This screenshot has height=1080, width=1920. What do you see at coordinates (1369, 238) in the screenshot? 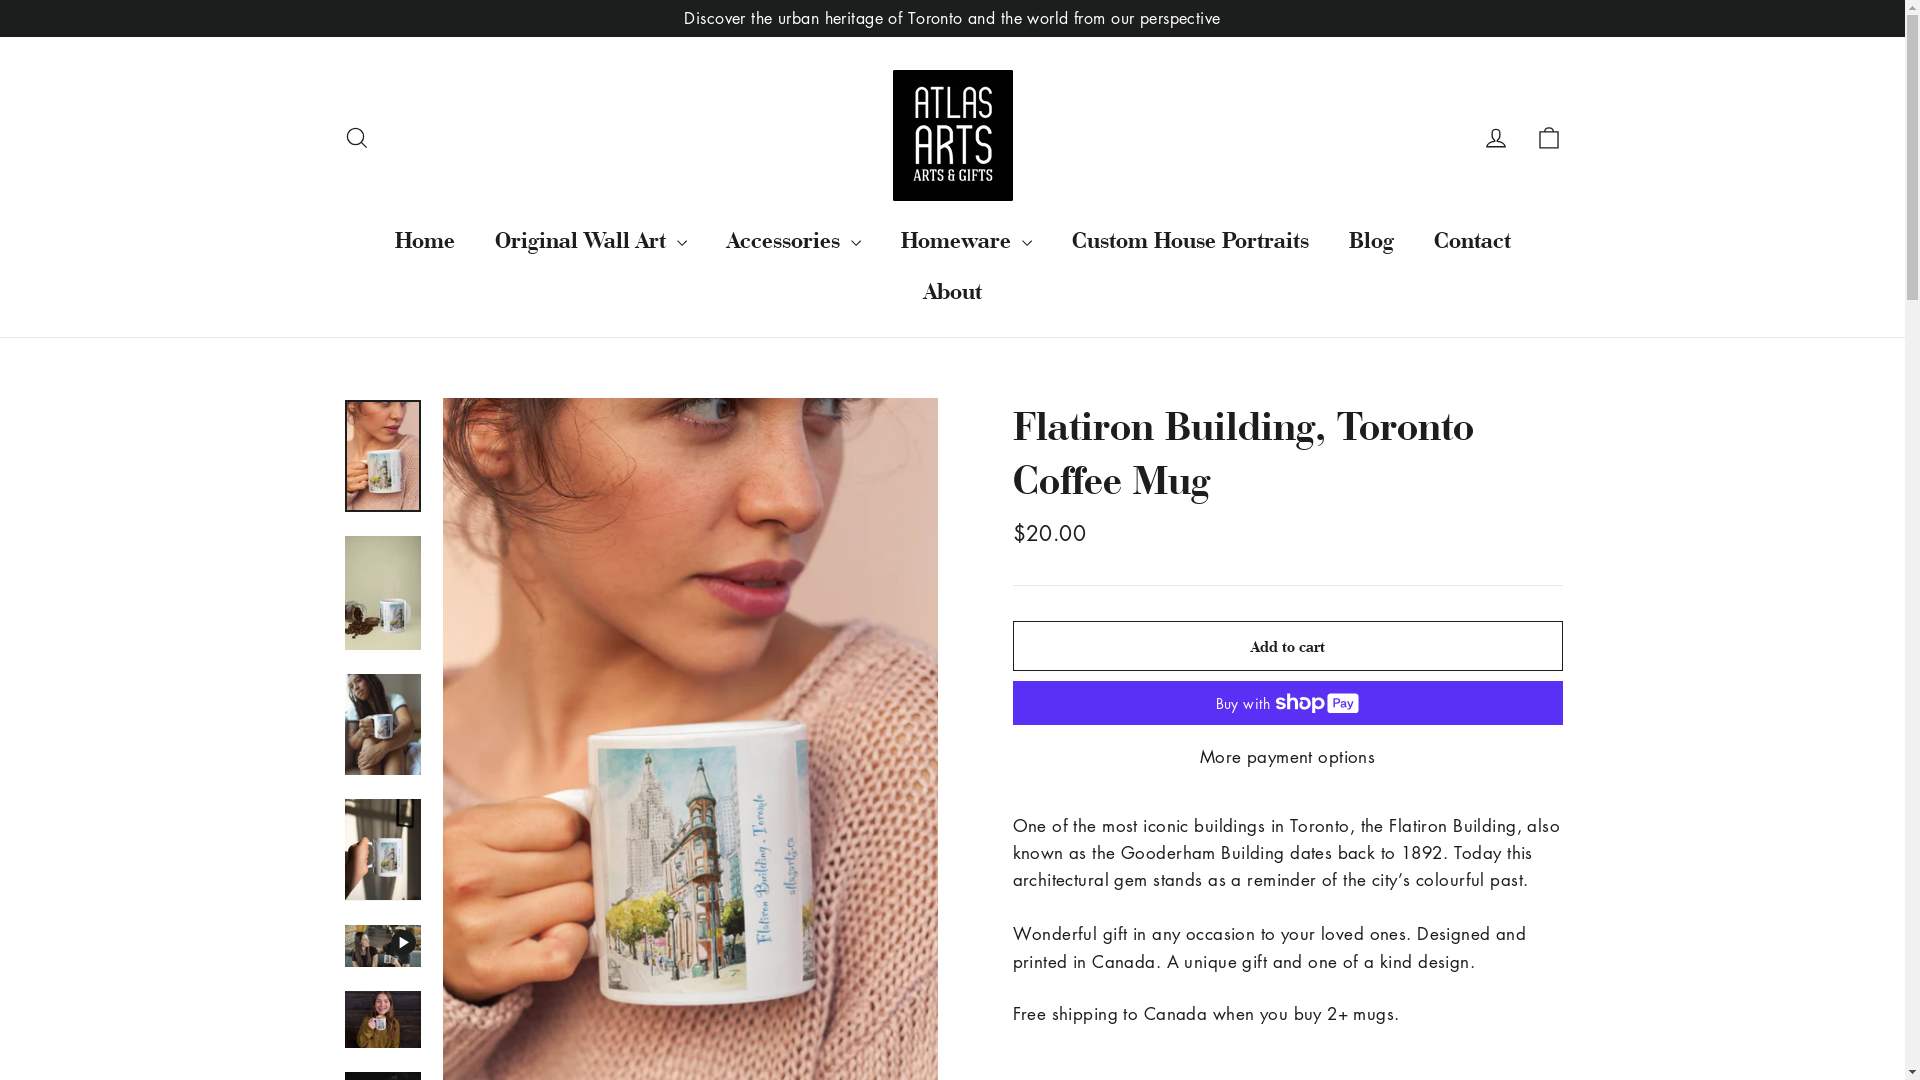
I see `'Blog'` at bounding box center [1369, 238].